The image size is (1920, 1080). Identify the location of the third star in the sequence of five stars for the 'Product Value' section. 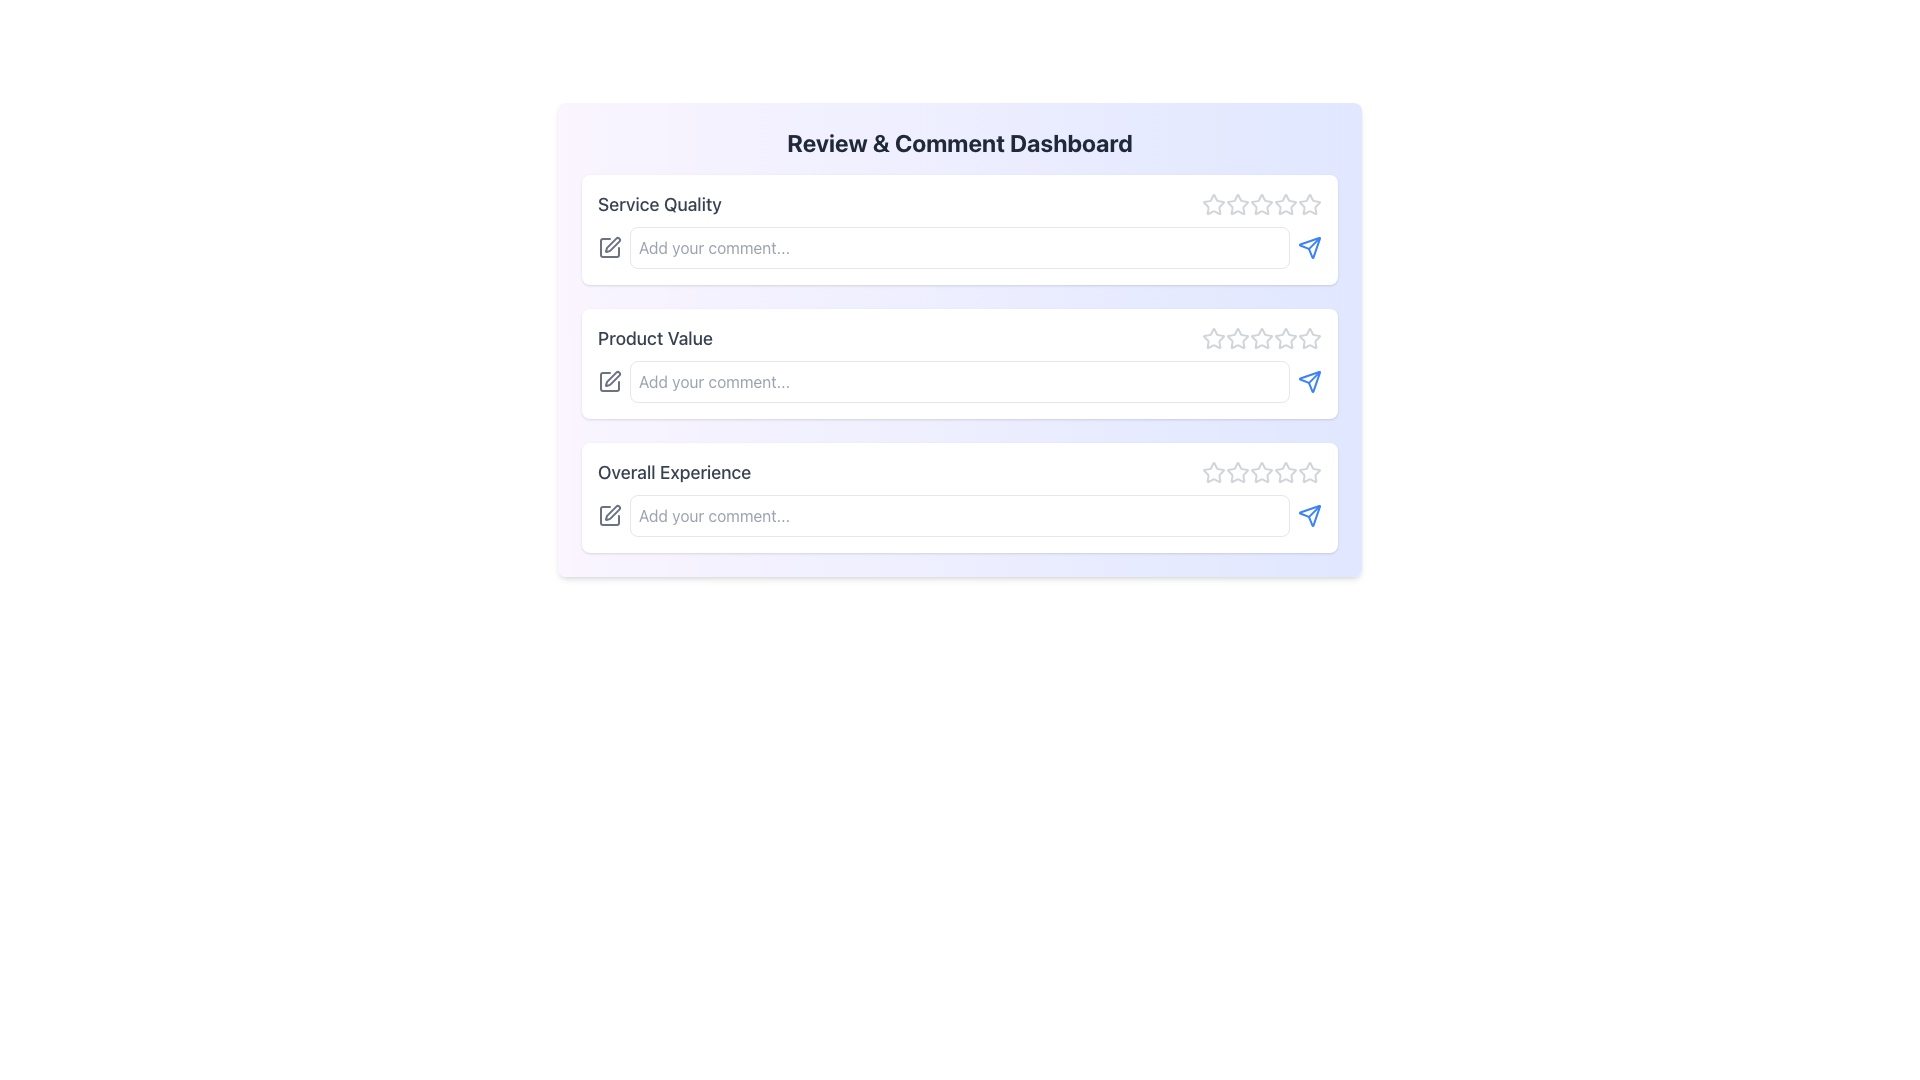
(1261, 338).